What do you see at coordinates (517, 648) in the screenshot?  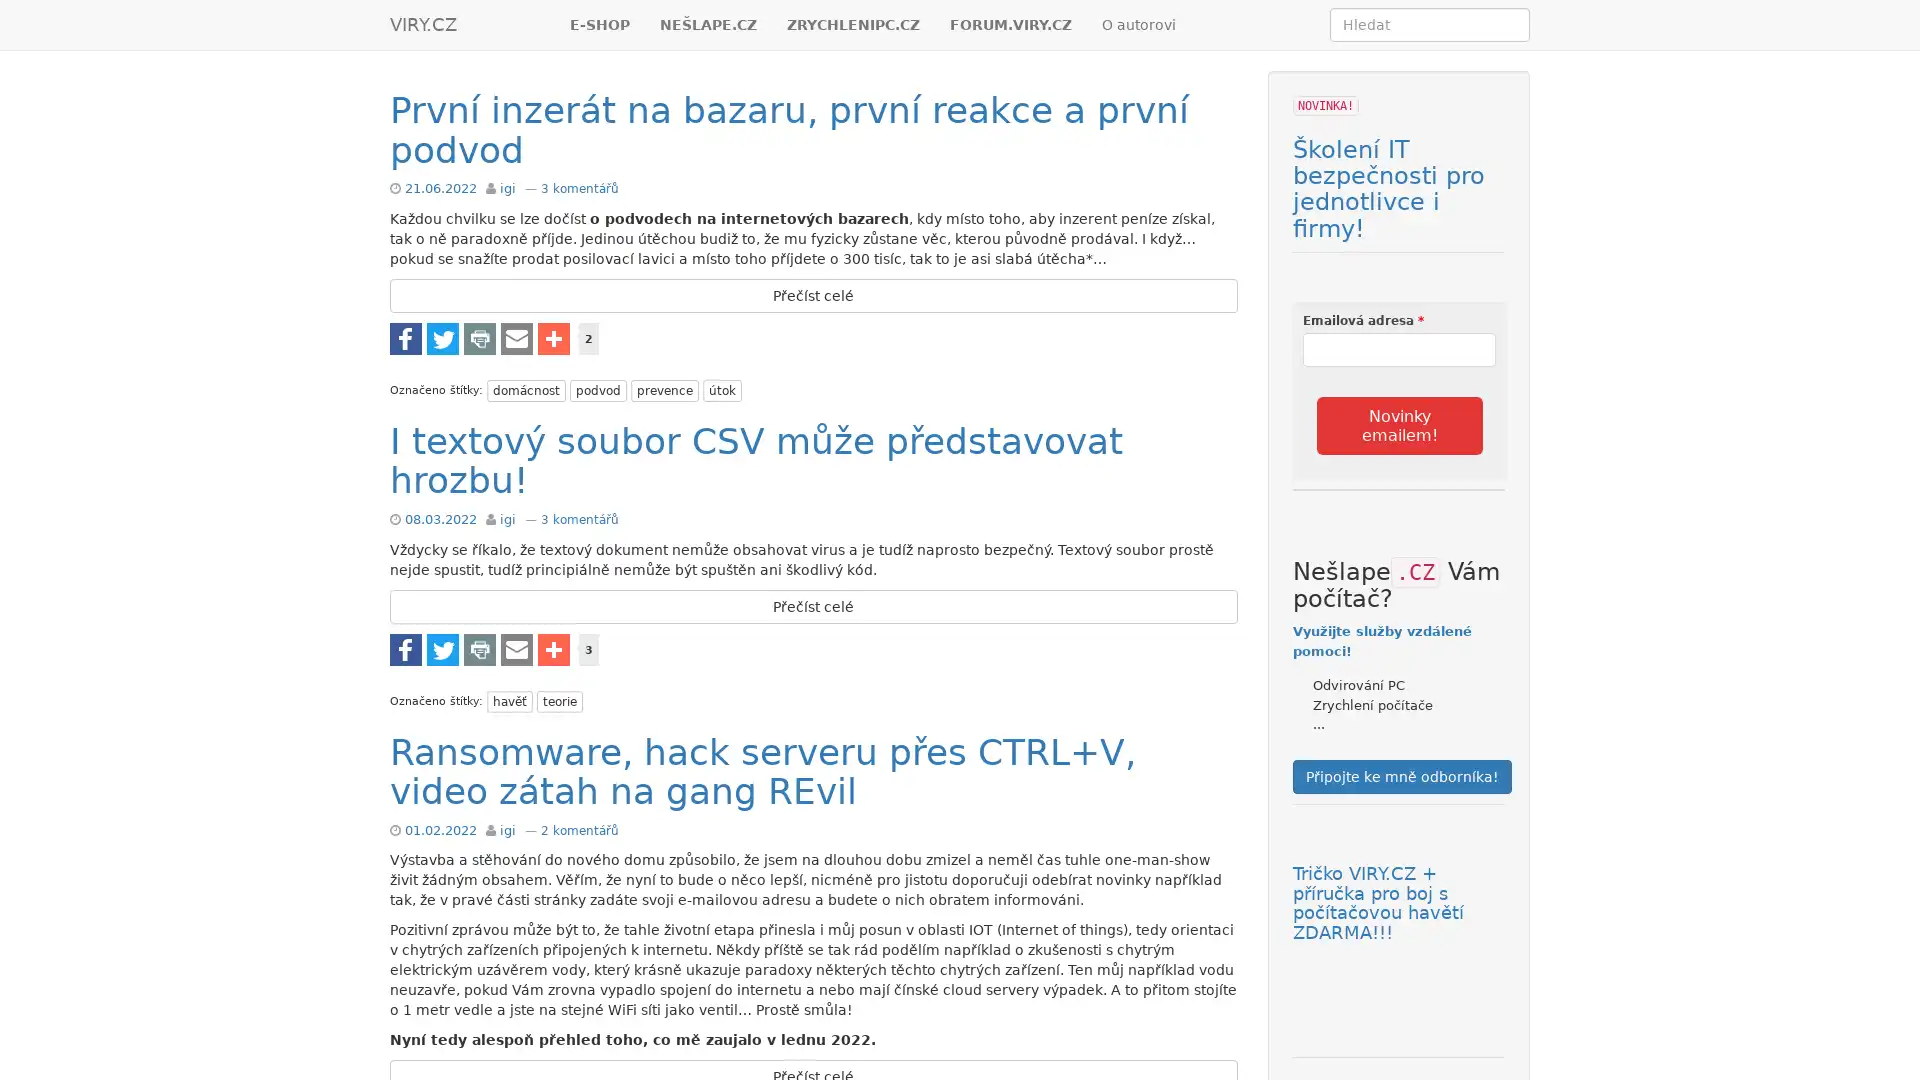 I see `Share to E-mail` at bounding box center [517, 648].